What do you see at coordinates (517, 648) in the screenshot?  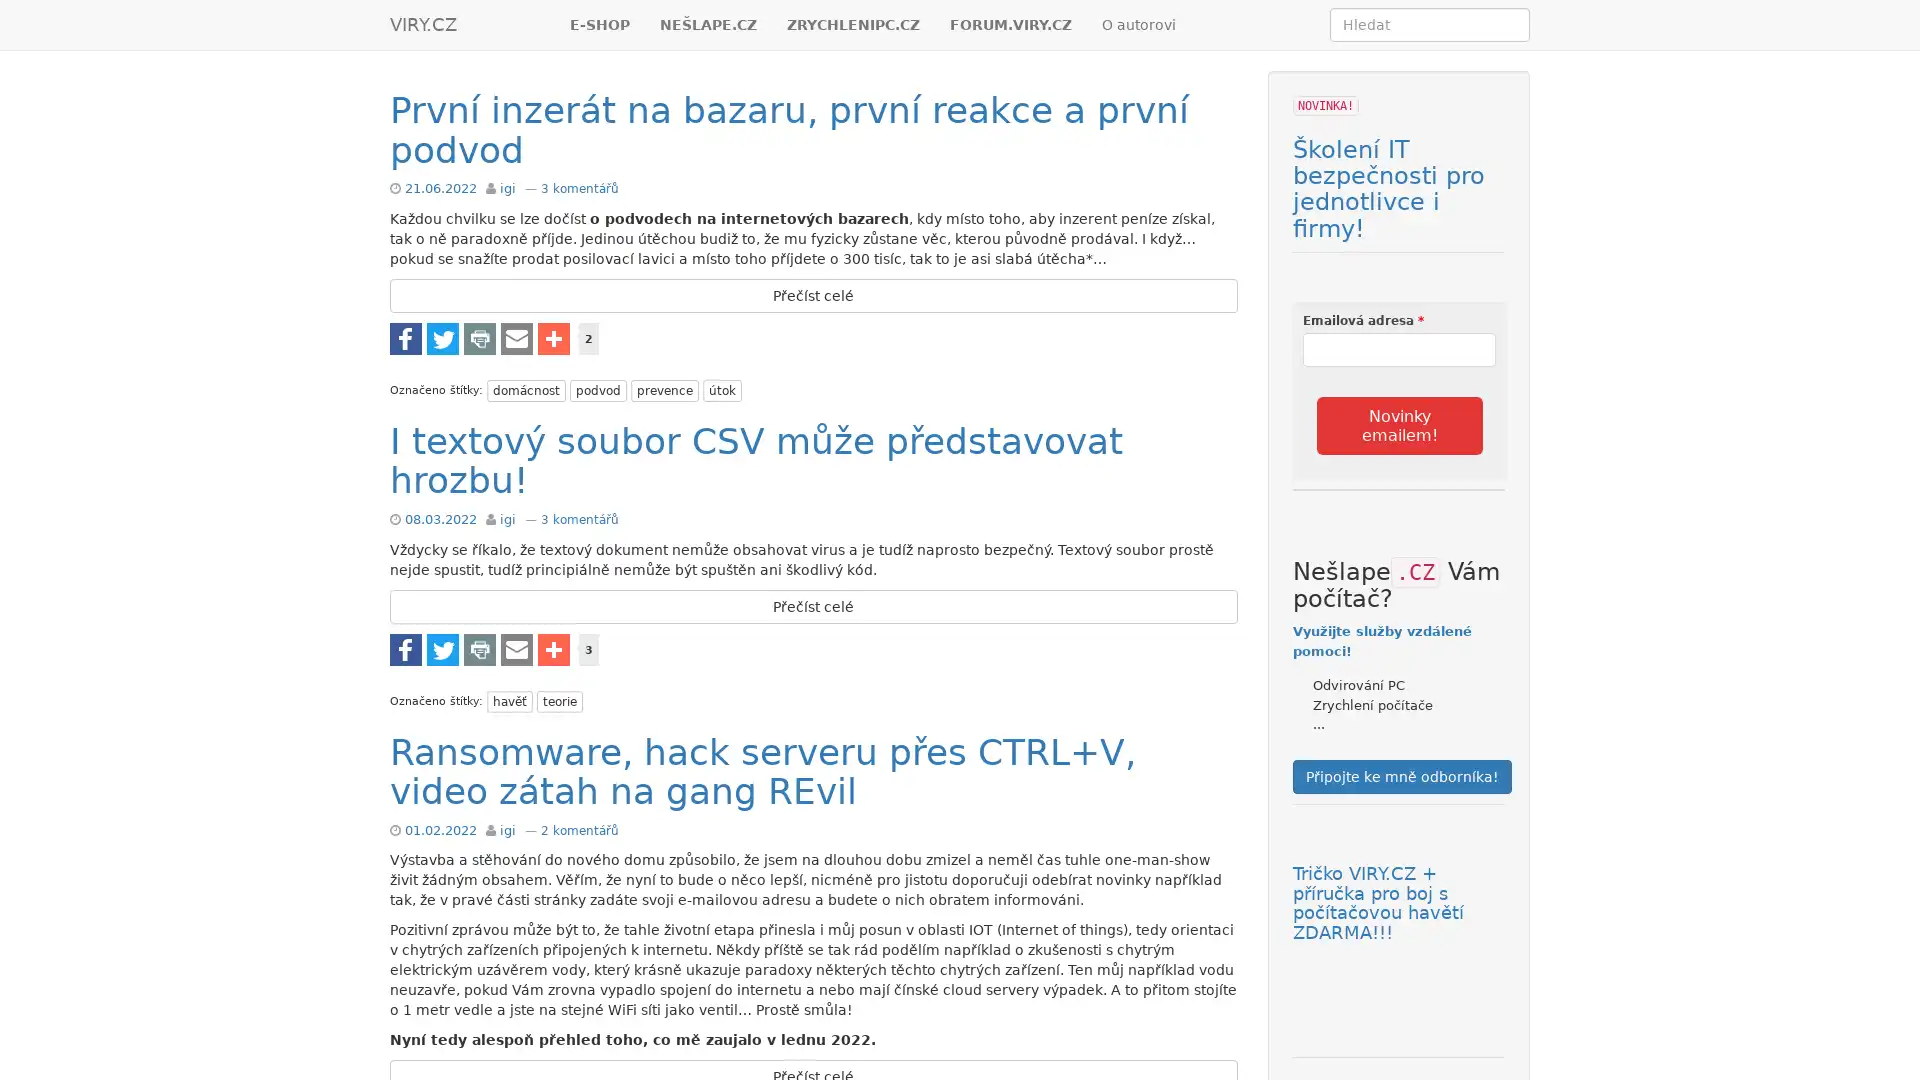 I see `Share to E-mail` at bounding box center [517, 648].